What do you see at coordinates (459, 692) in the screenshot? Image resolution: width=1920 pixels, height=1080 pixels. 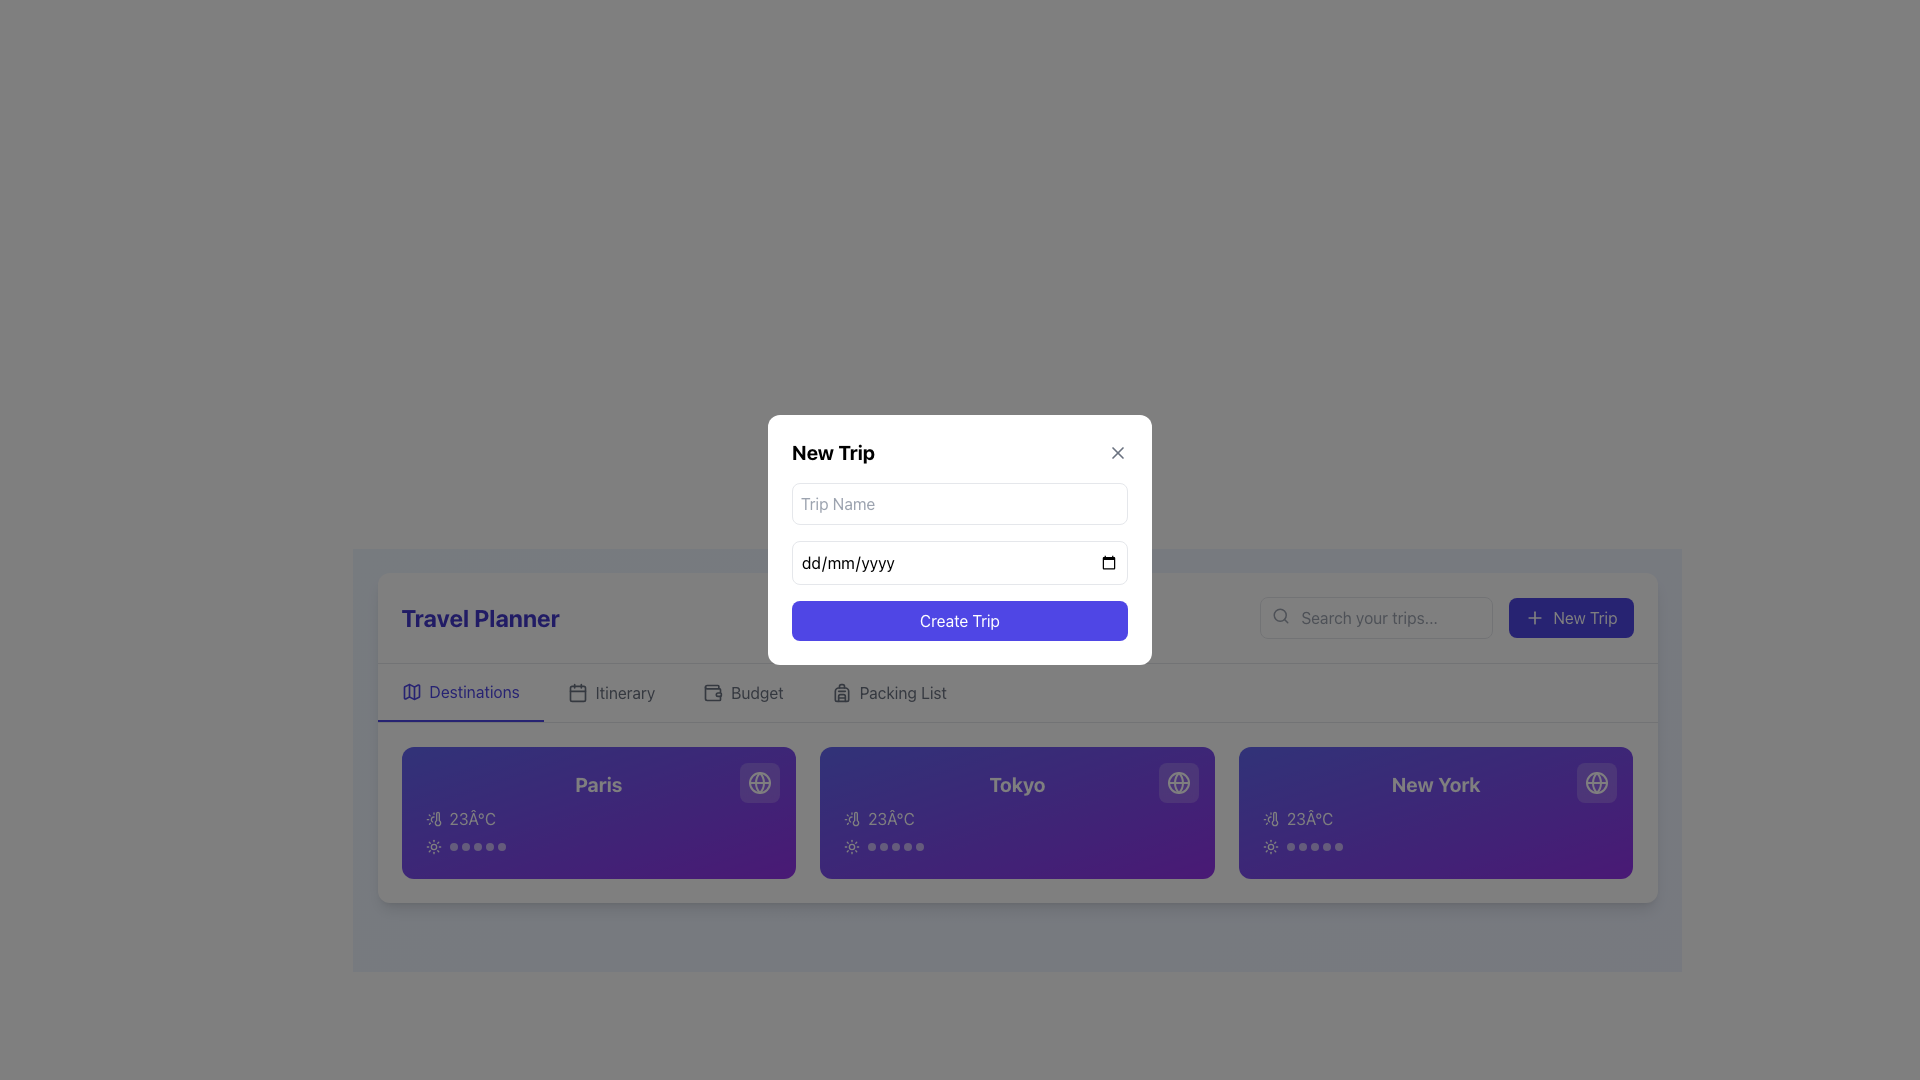 I see `the 'Destinations' navigation button, which is highlighted with indigo text and a bold underline` at bounding box center [459, 692].